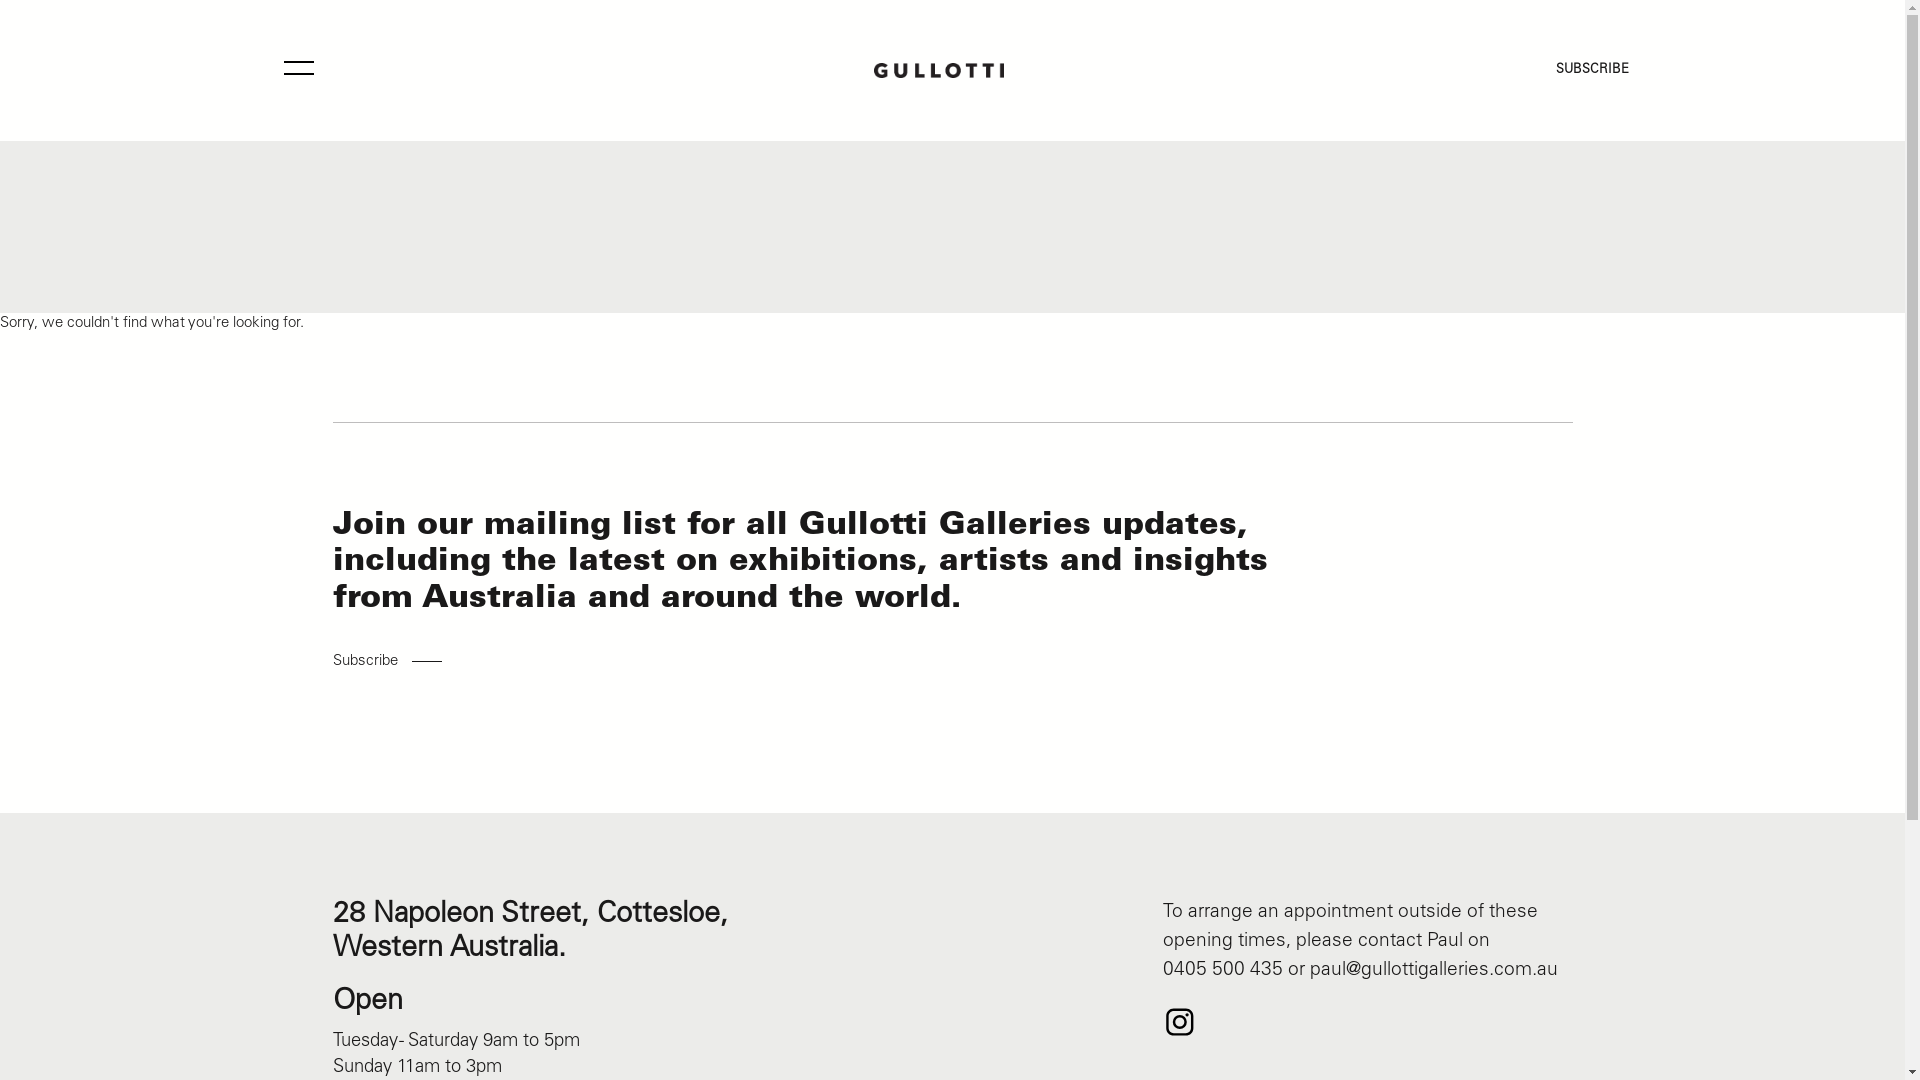 The width and height of the screenshot is (1920, 1080). I want to click on 'Subscribe', so click(386, 662).